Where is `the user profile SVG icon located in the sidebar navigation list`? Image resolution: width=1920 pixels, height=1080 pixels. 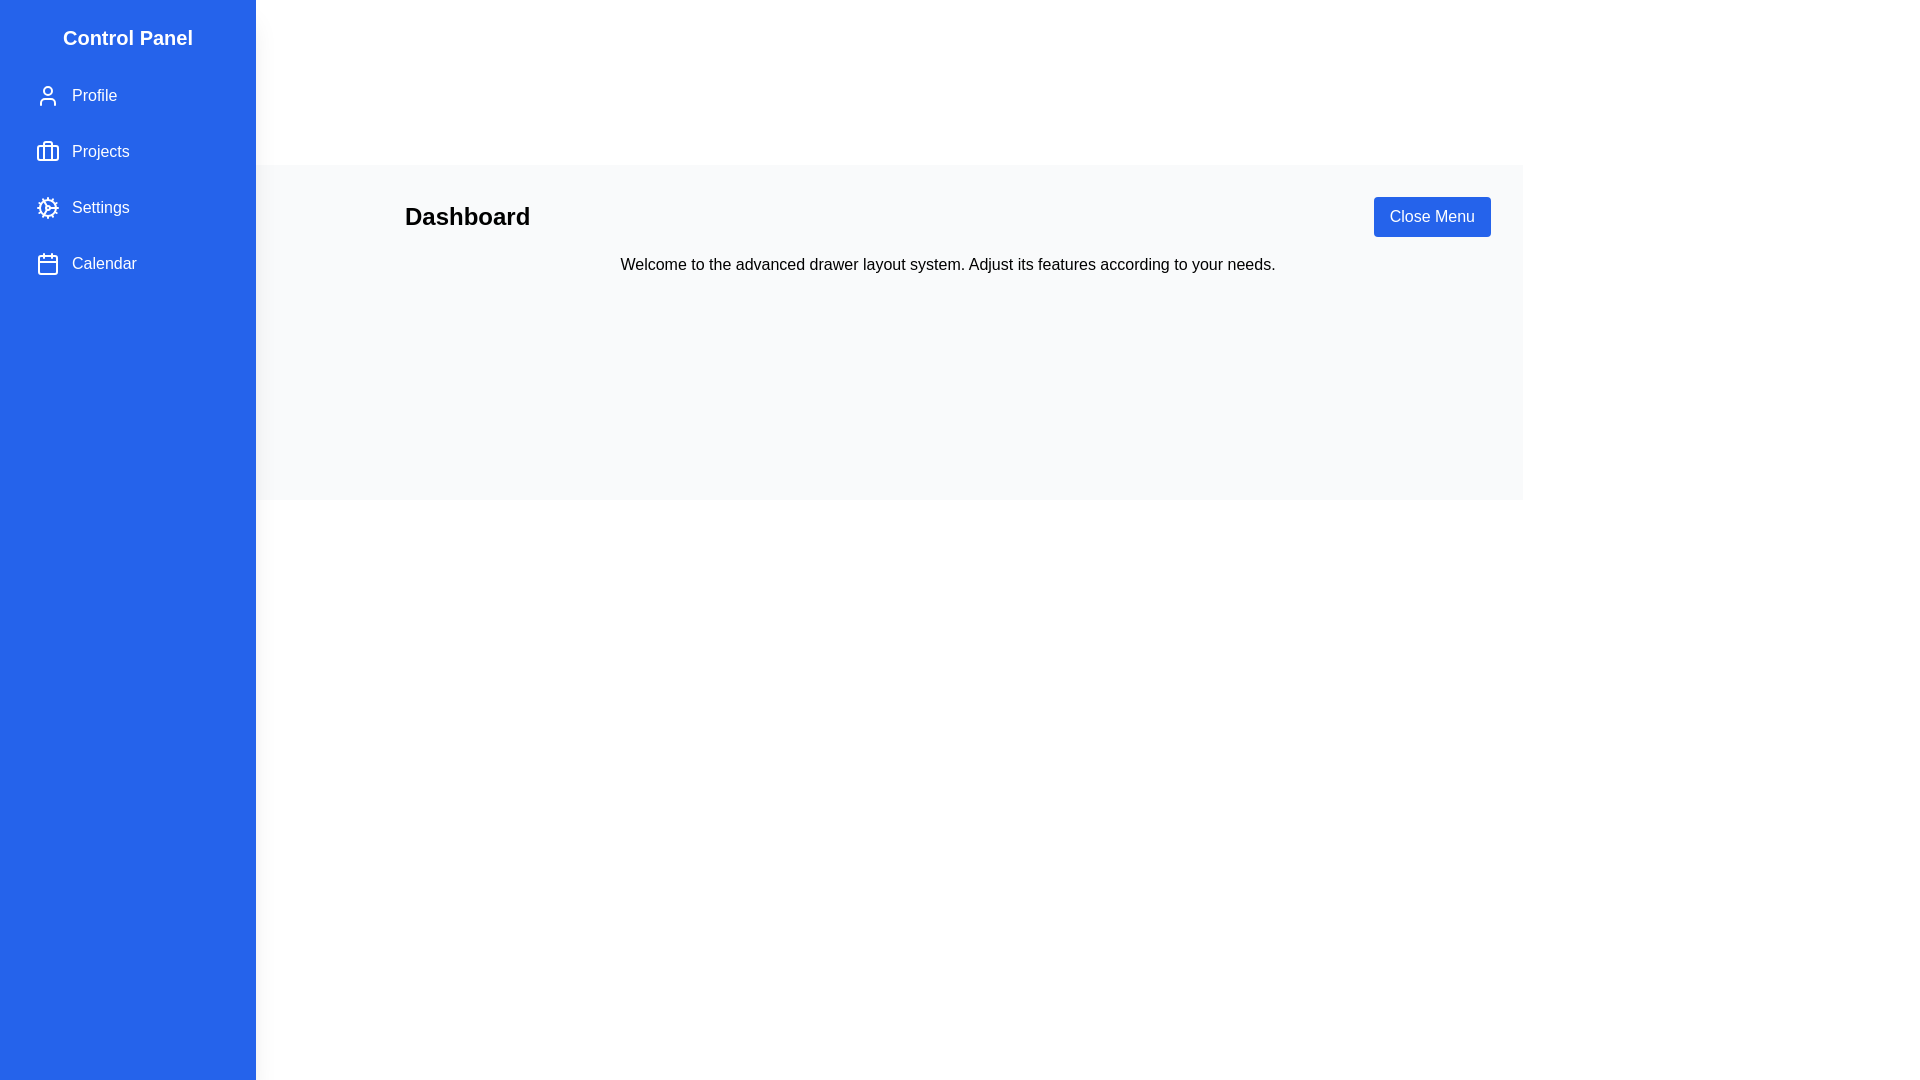
the user profile SVG icon located in the sidebar navigation list is located at coordinates (48, 96).